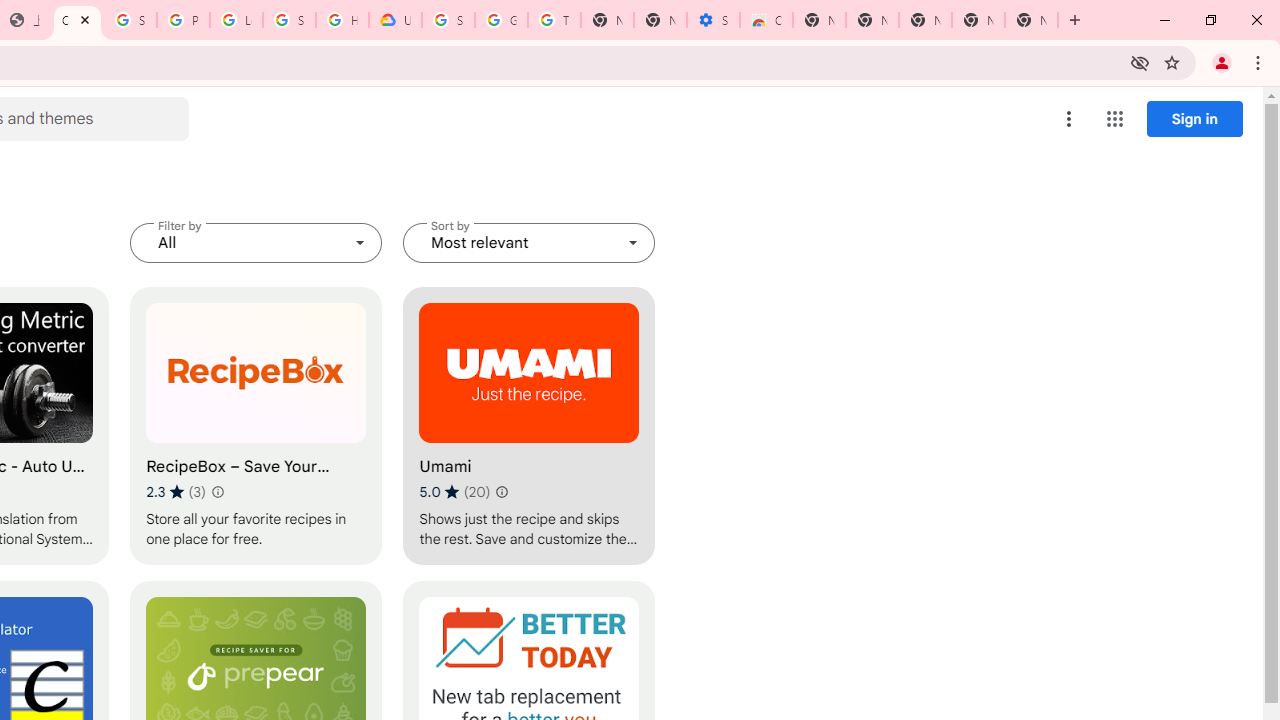 This screenshot has width=1280, height=720. Describe the element at coordinates (255, 242) in the screenshot. I see `'Filter by All'` at that location.